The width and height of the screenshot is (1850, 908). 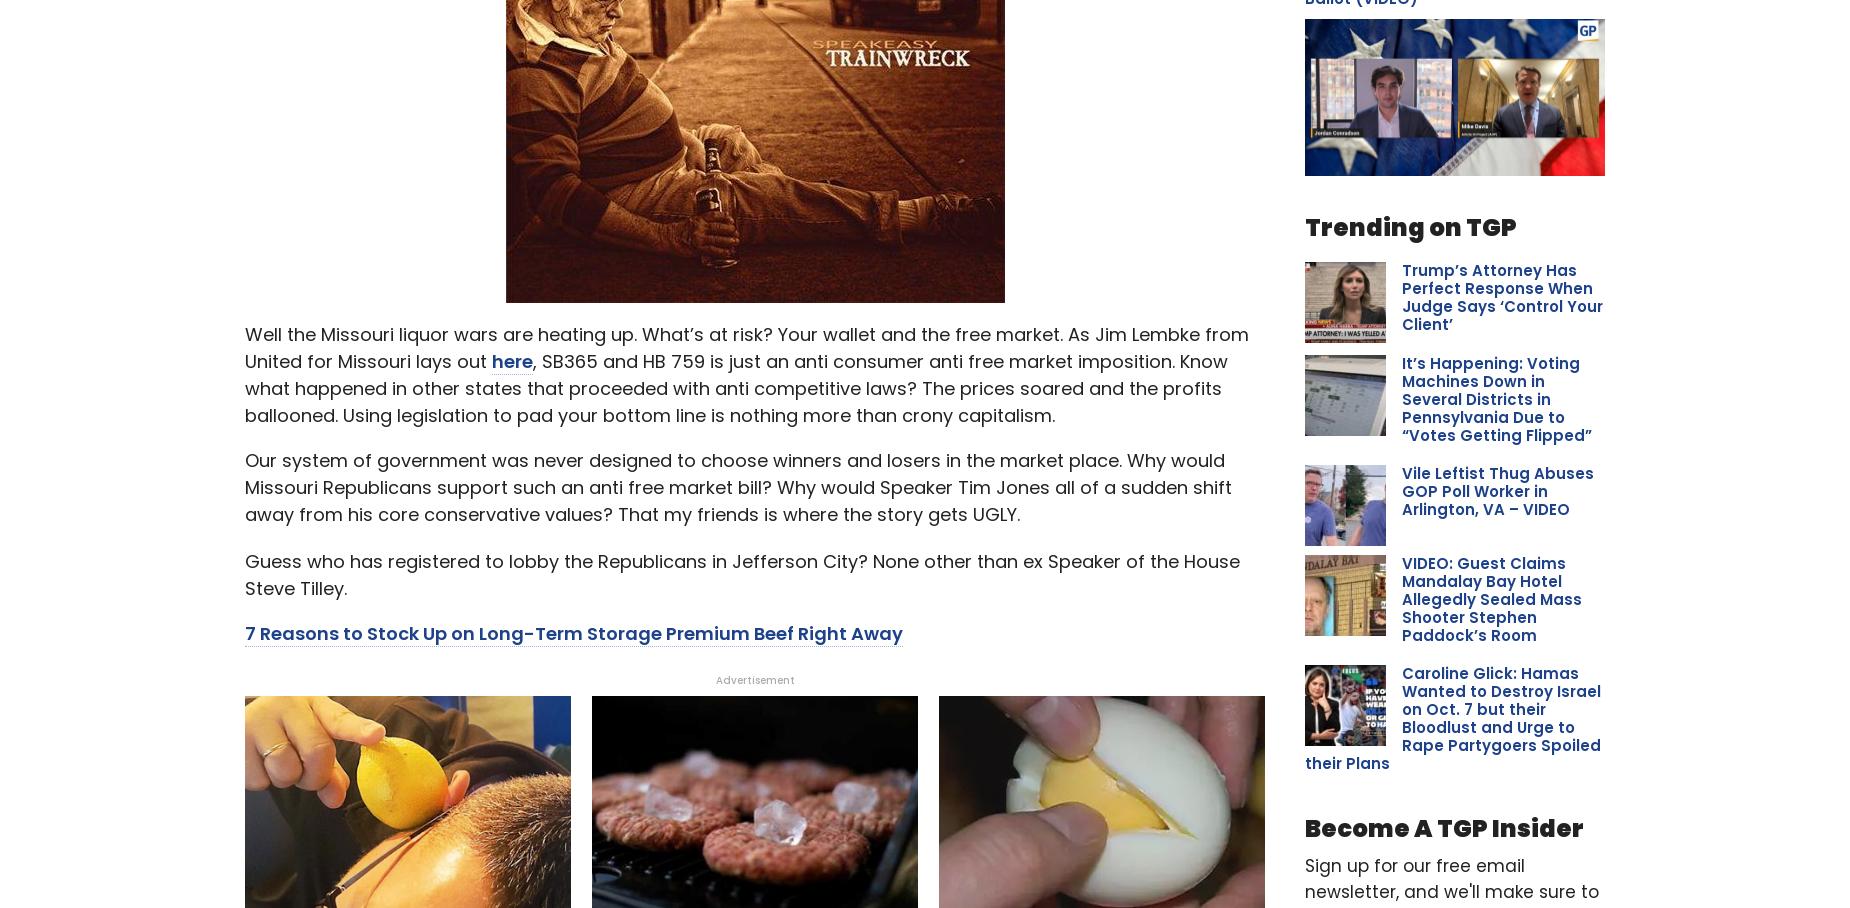 What do you see at coordinates (722, 202) in the screenshot?
I see `'read more of Jim Hoft's articles here.'` at bounding box center [722, 202].